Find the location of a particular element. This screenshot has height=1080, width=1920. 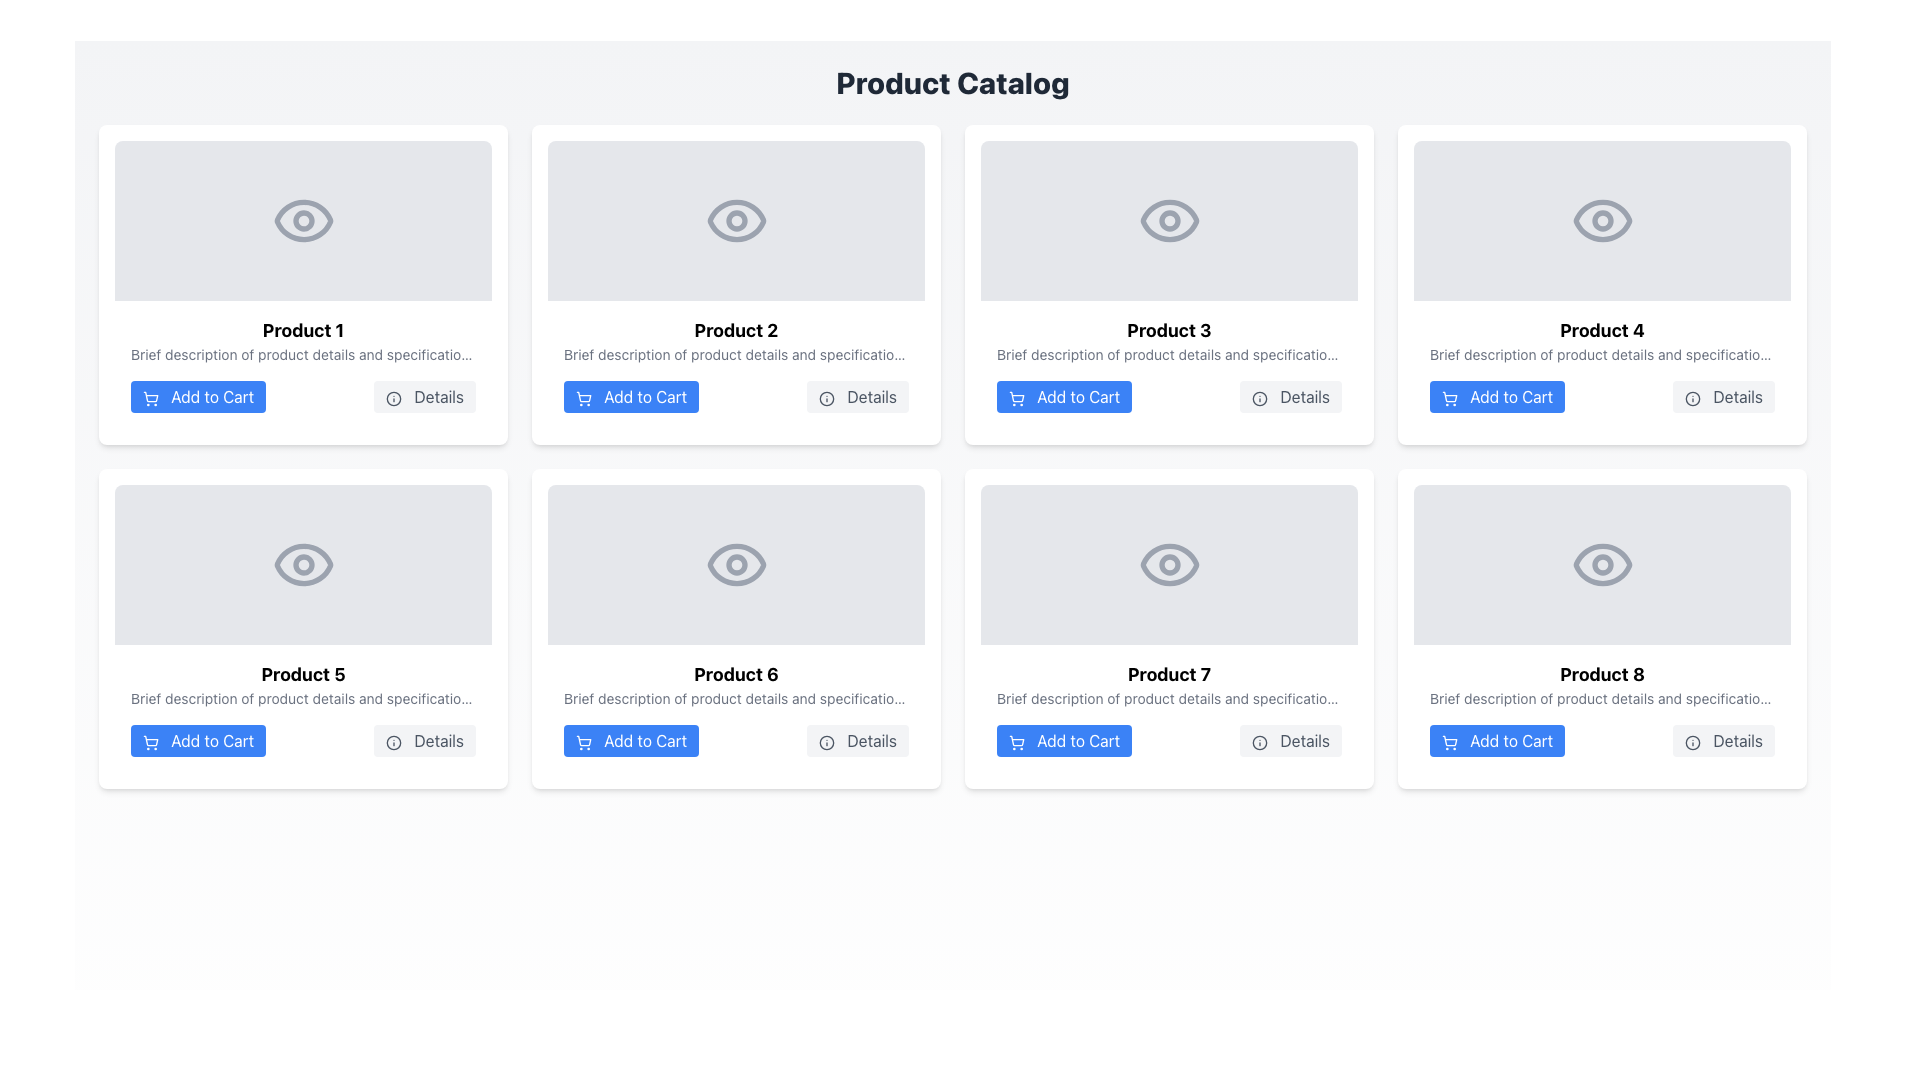

the 'Details' button located at the bottom-right corner of the card for 'Product 5' is located at coordinates (424, 740).